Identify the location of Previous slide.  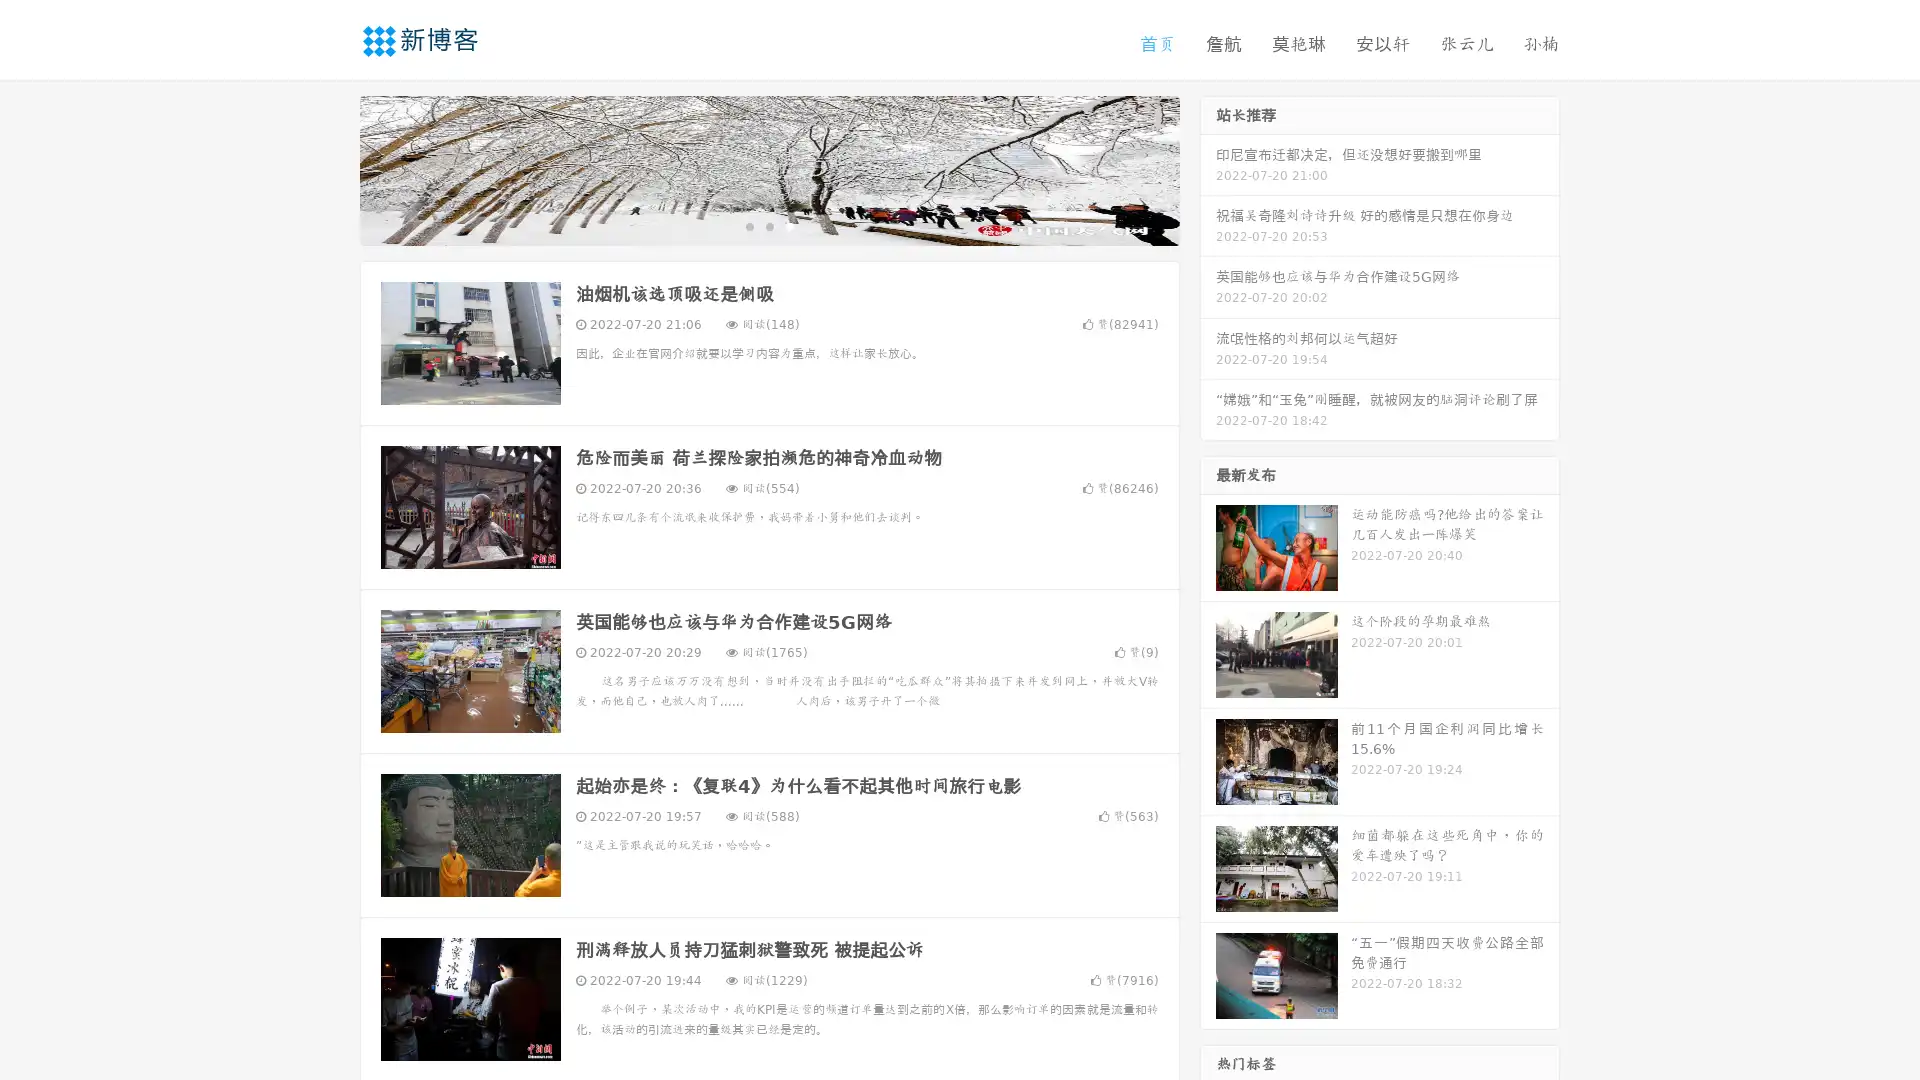
(330, 168).